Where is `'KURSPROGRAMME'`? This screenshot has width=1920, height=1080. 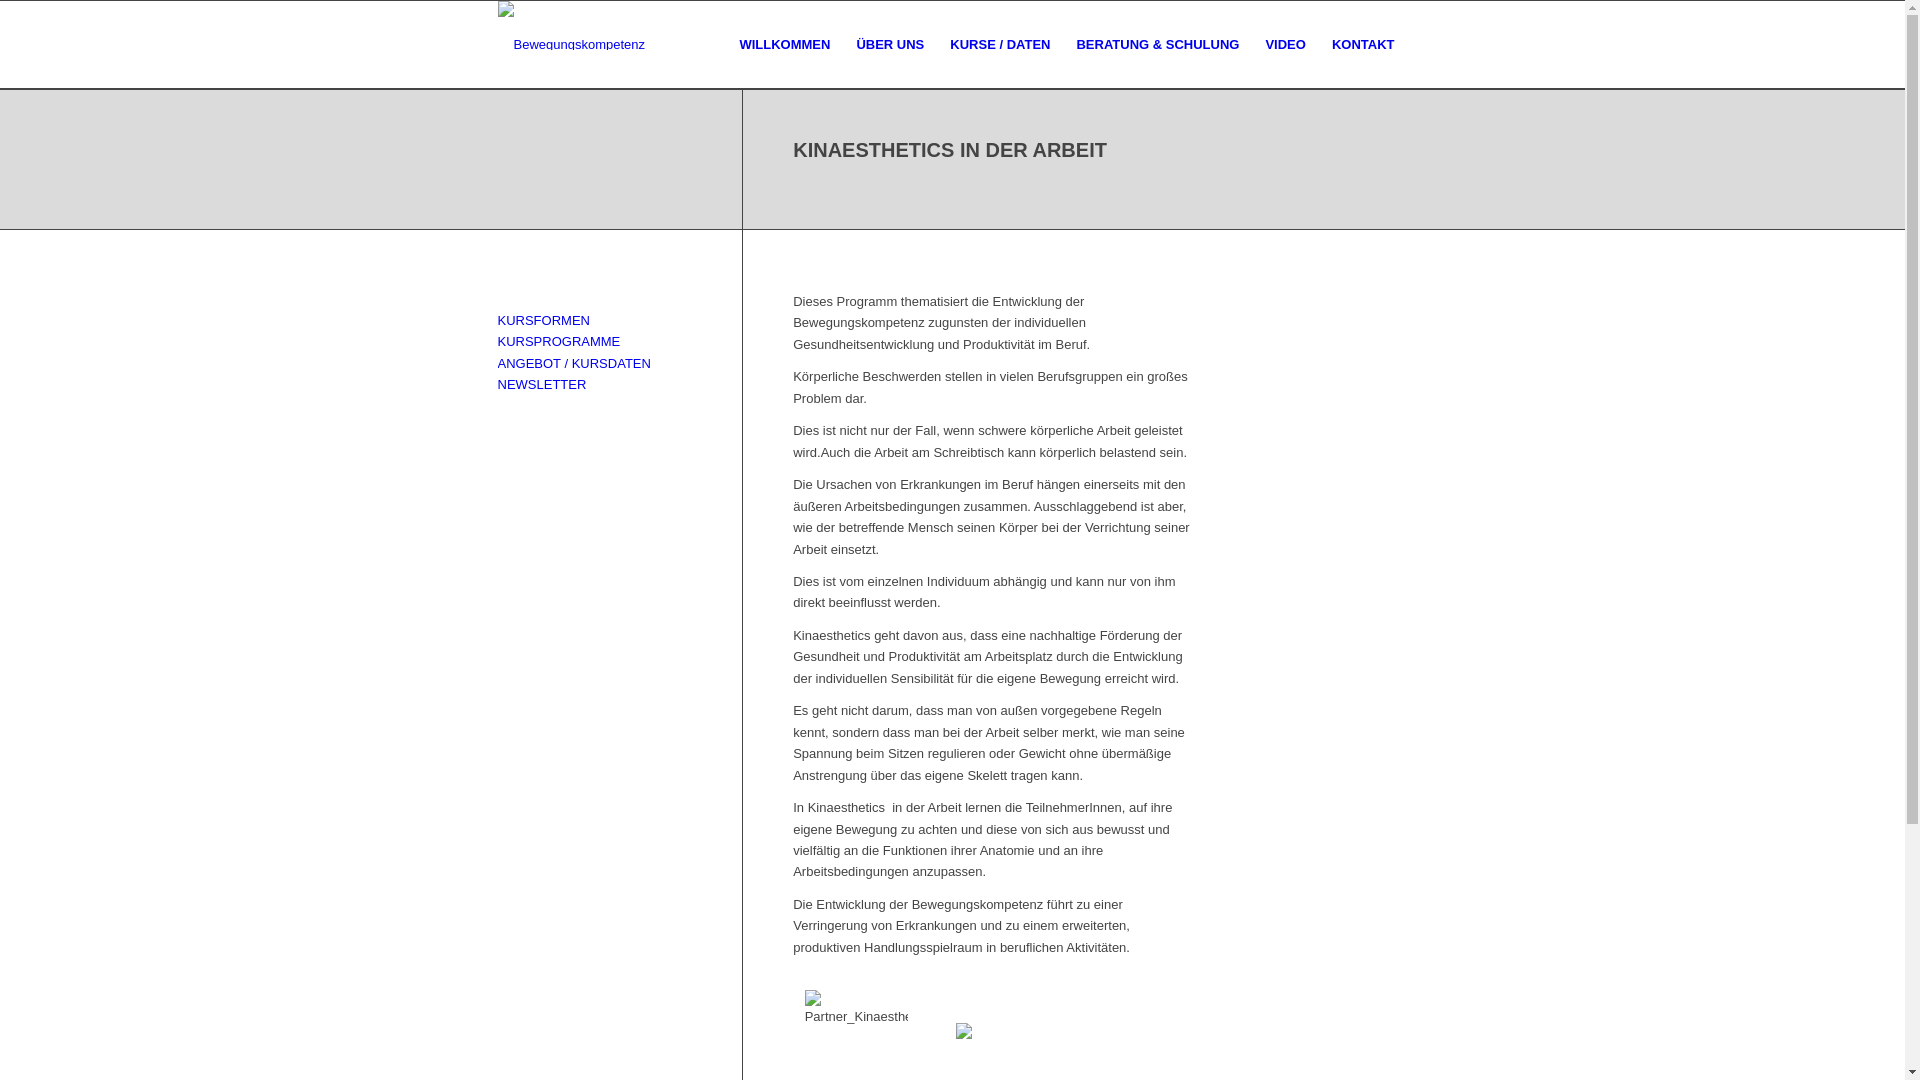 'KURSPROGRAMME' is located at coordinates (559, 340).